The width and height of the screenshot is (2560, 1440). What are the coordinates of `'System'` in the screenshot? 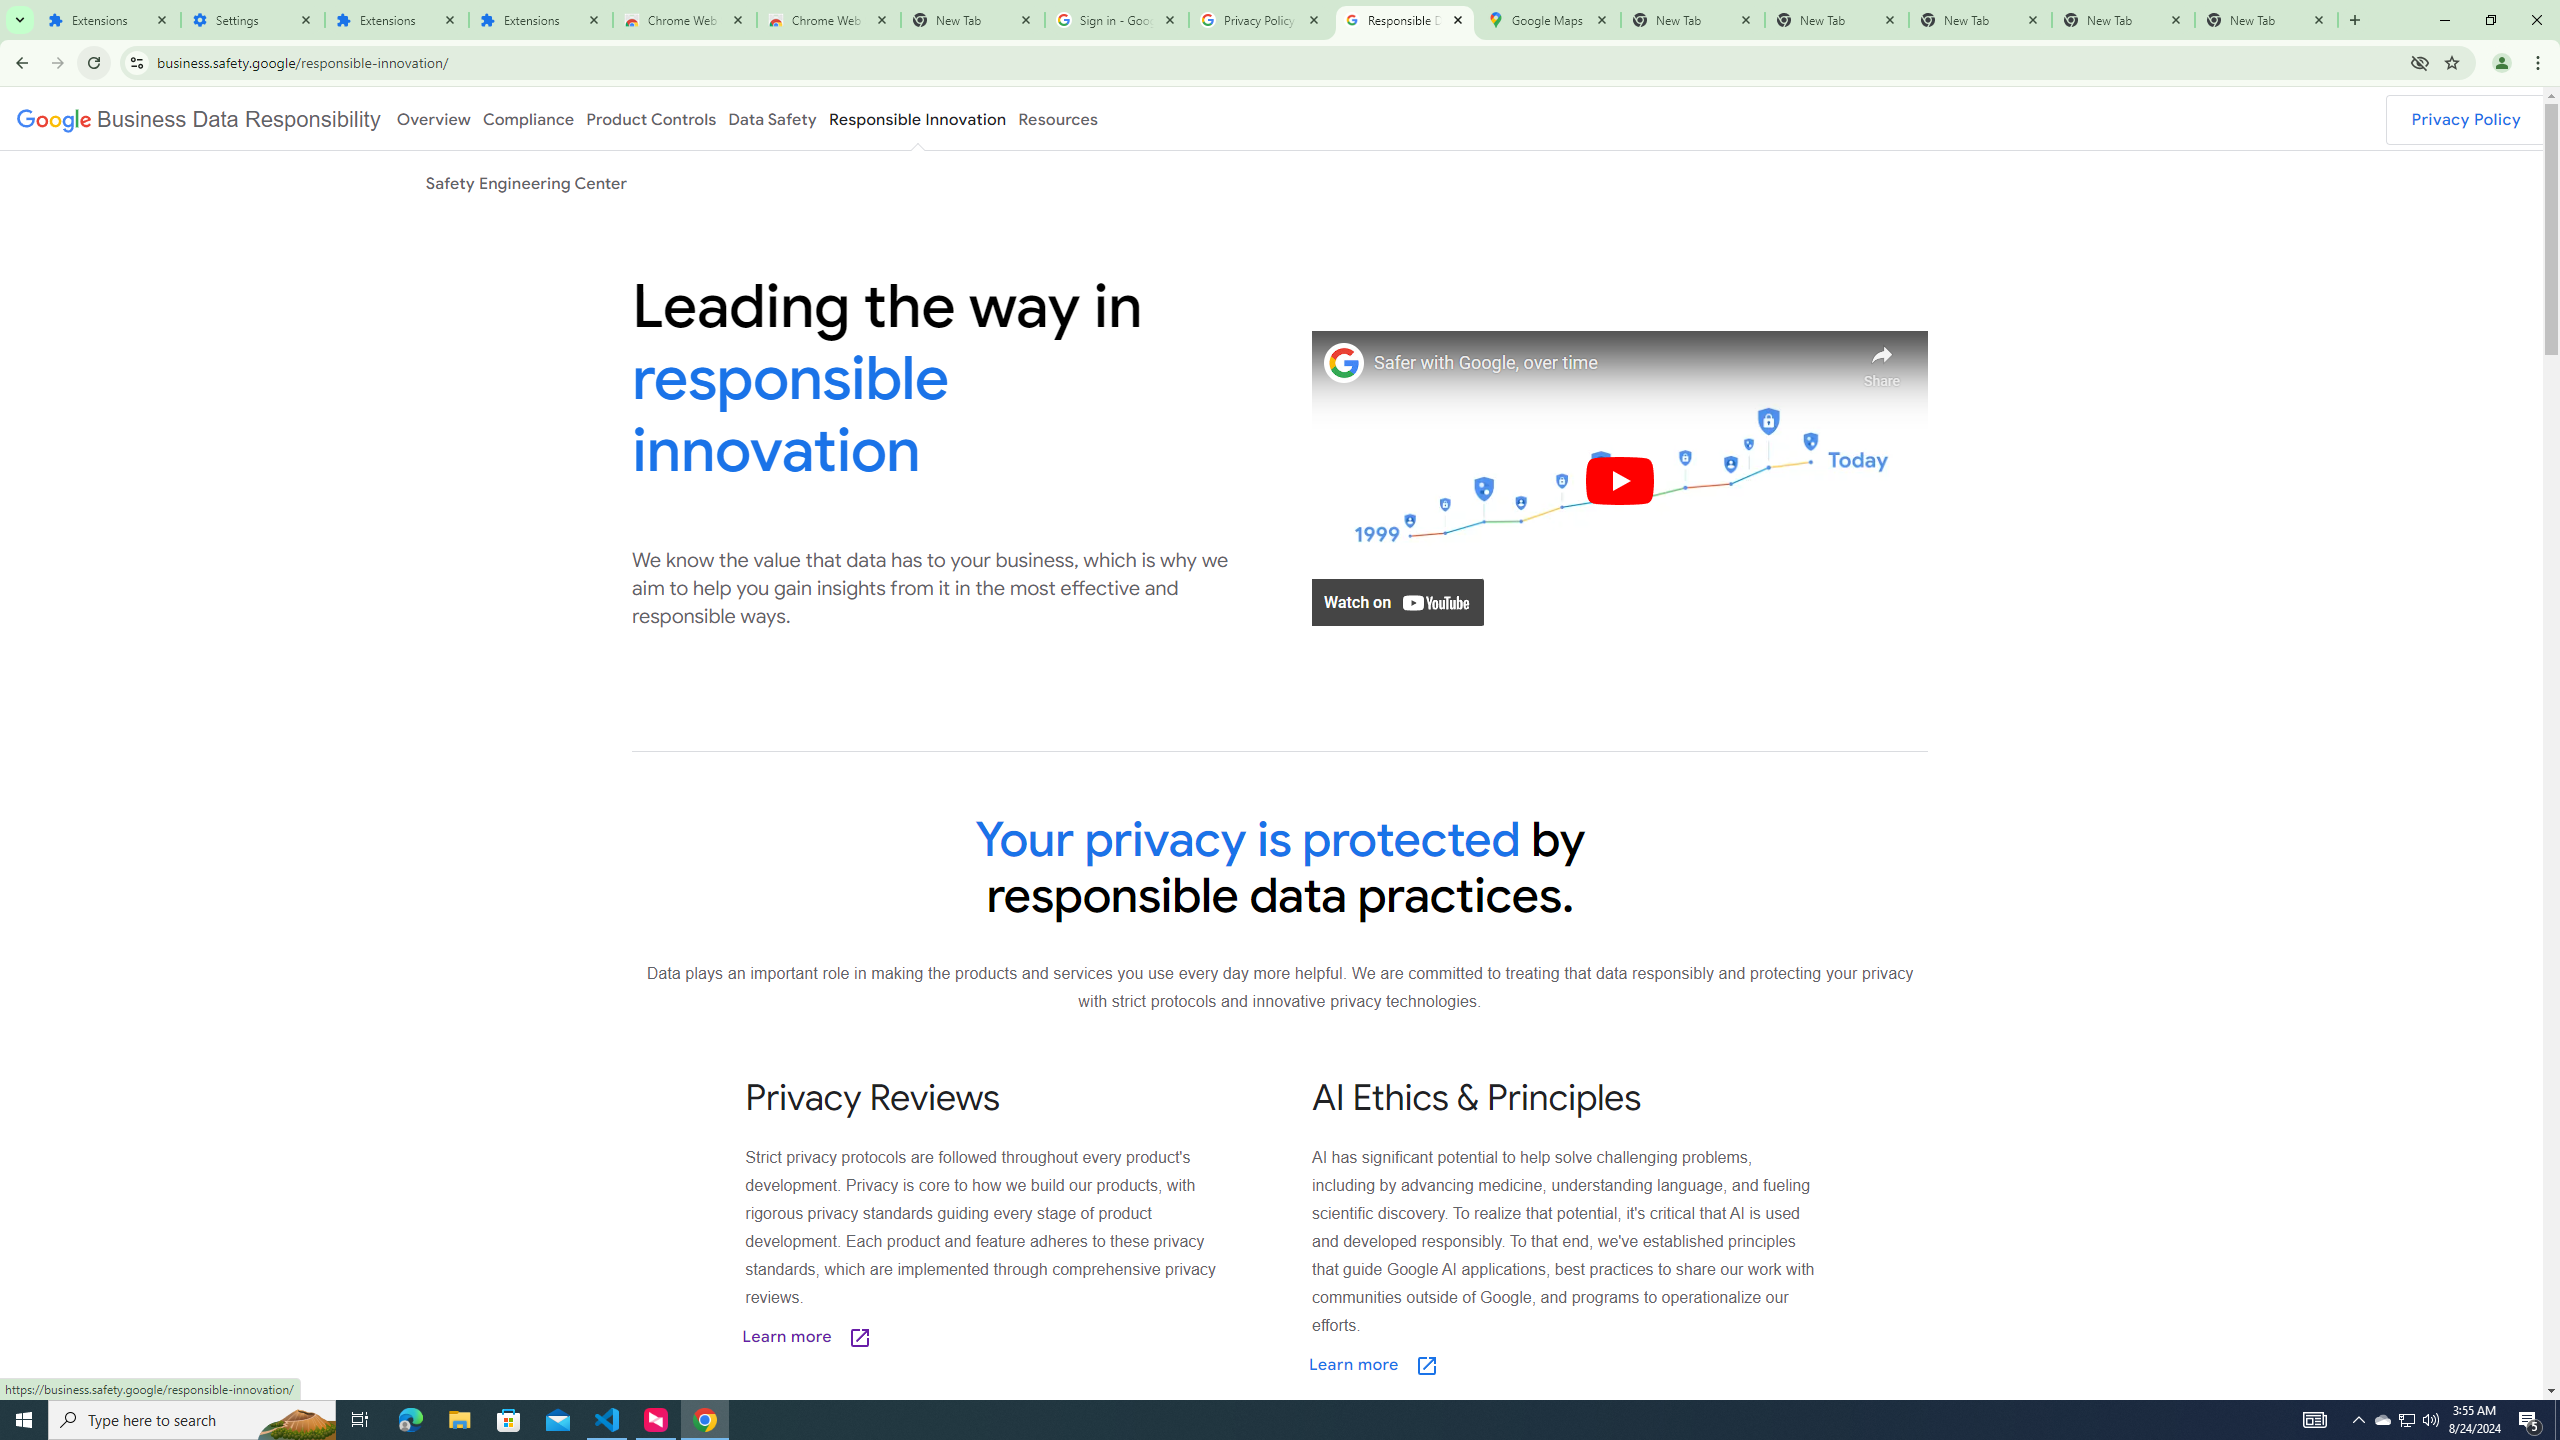 It's located at (11, 9).